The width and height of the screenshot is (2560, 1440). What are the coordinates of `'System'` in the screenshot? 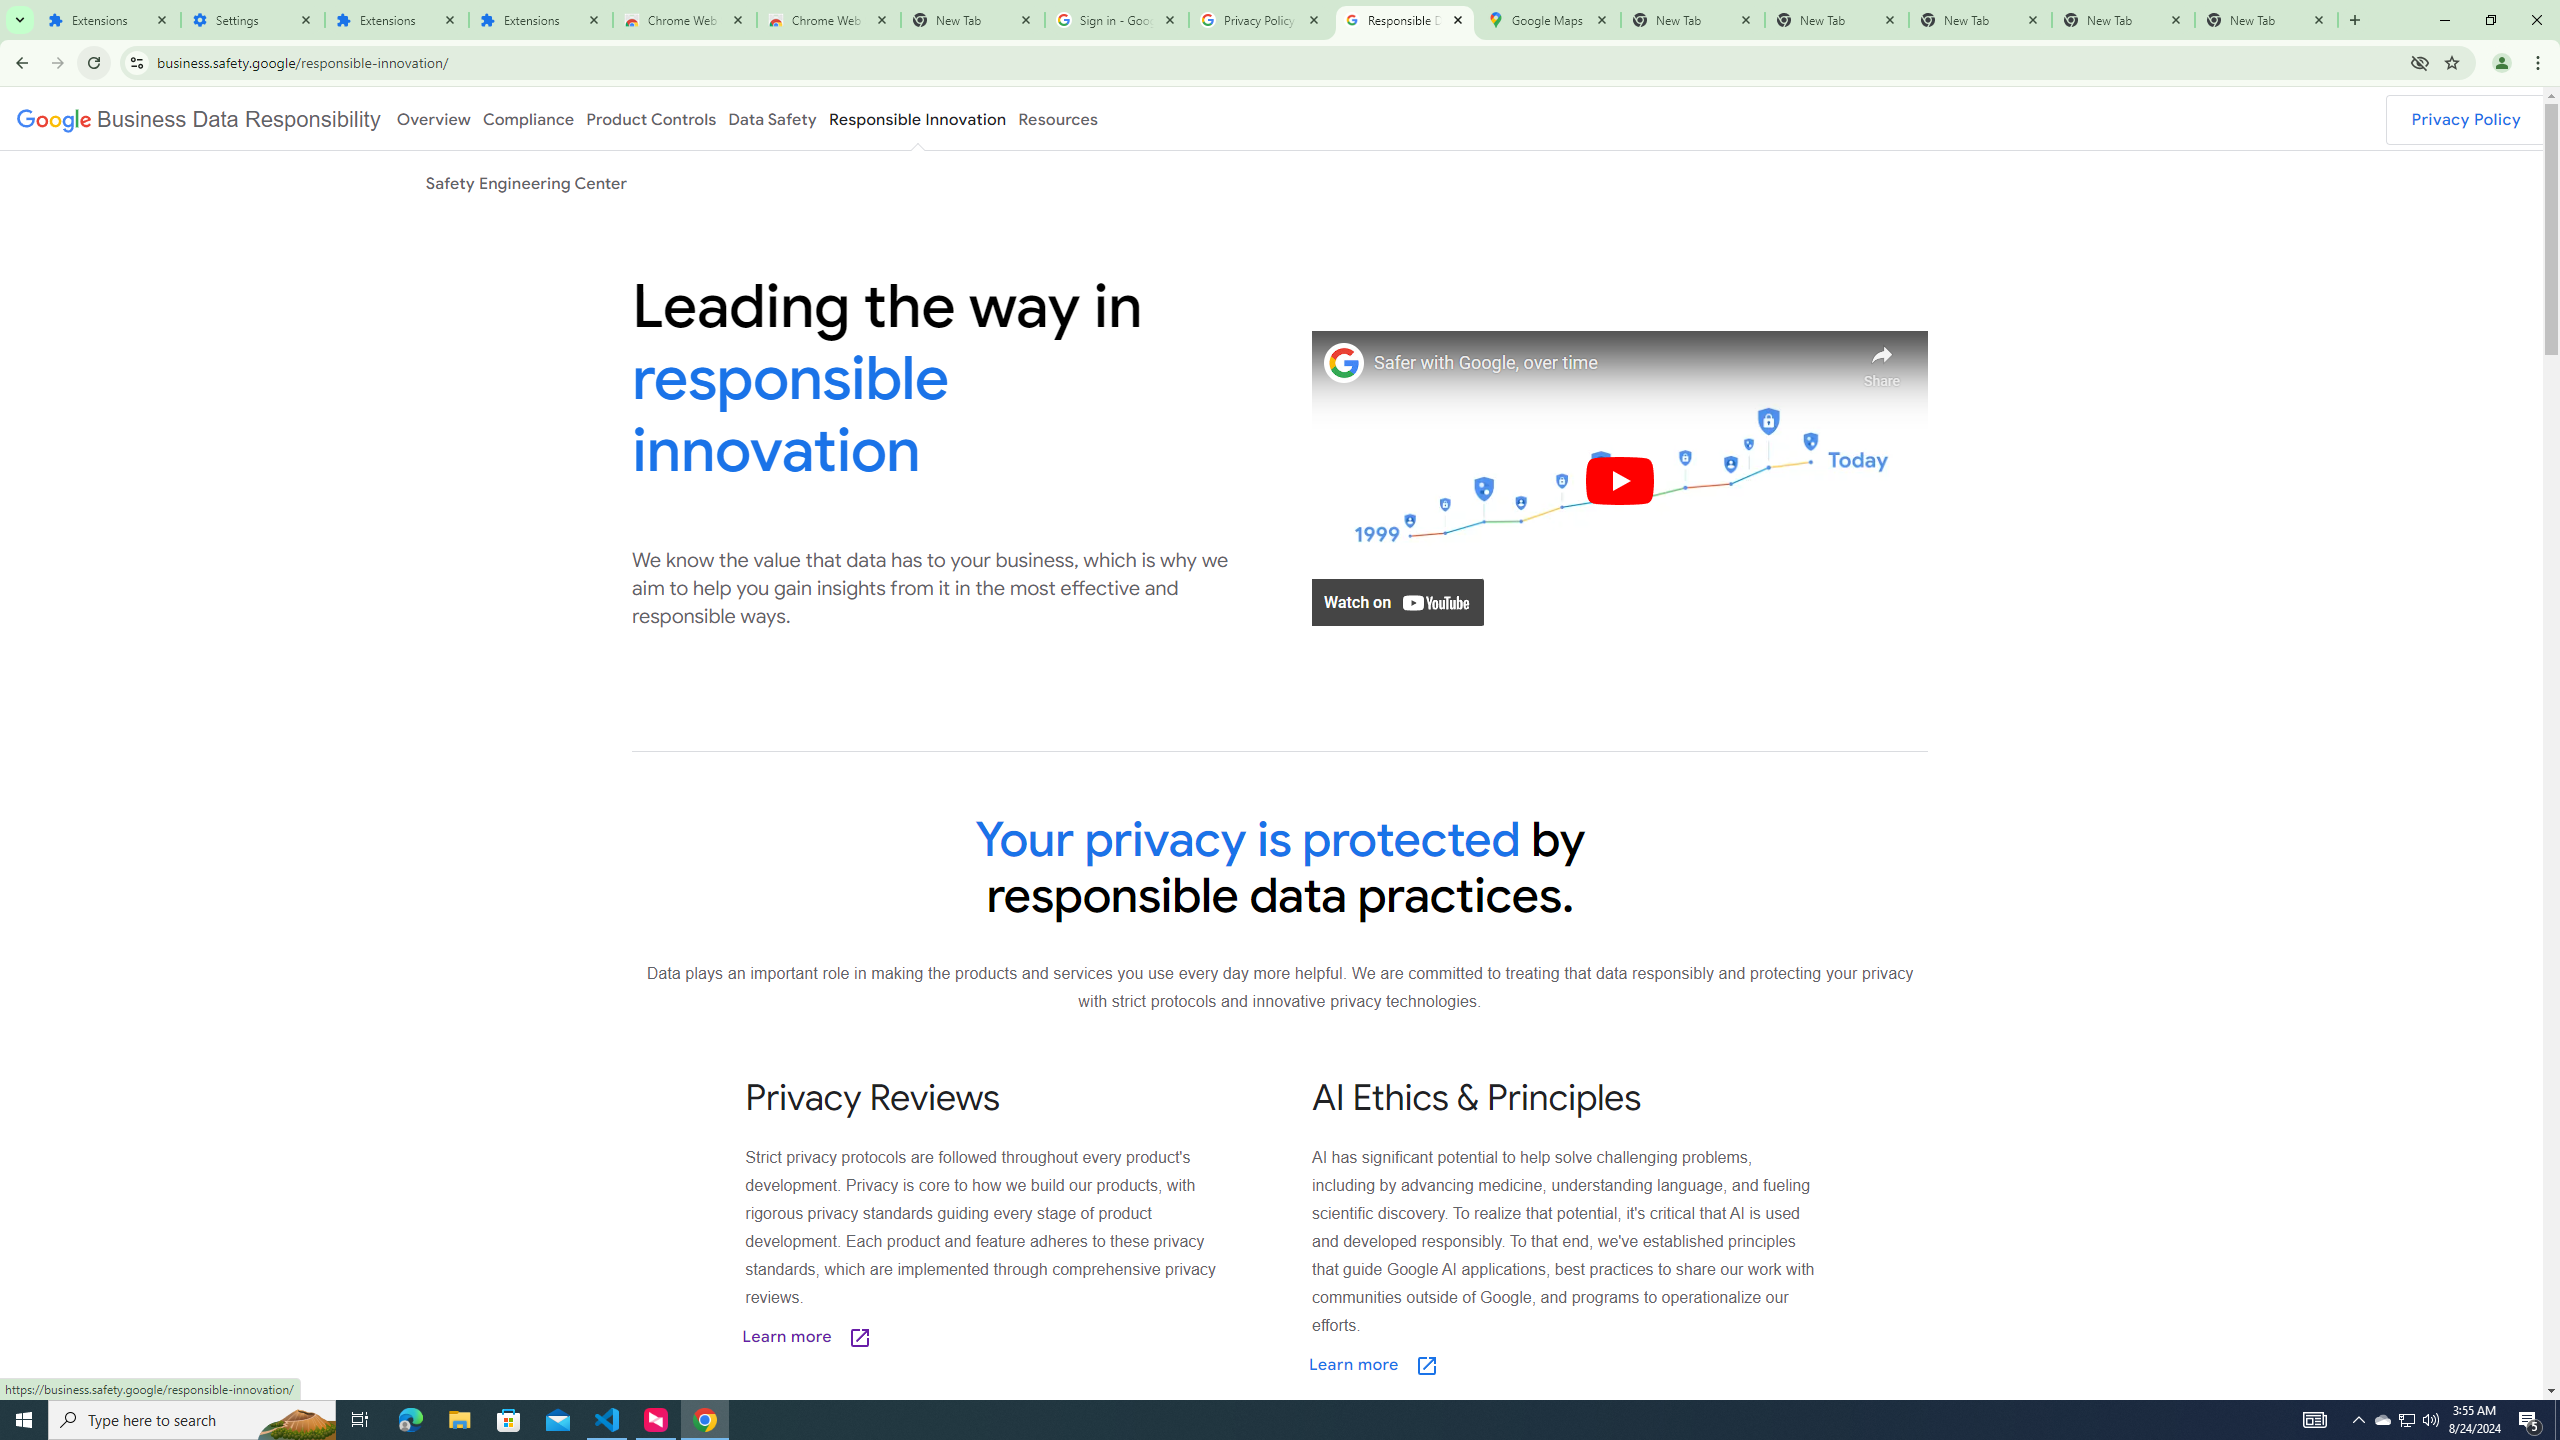 It's located at (11, 9).